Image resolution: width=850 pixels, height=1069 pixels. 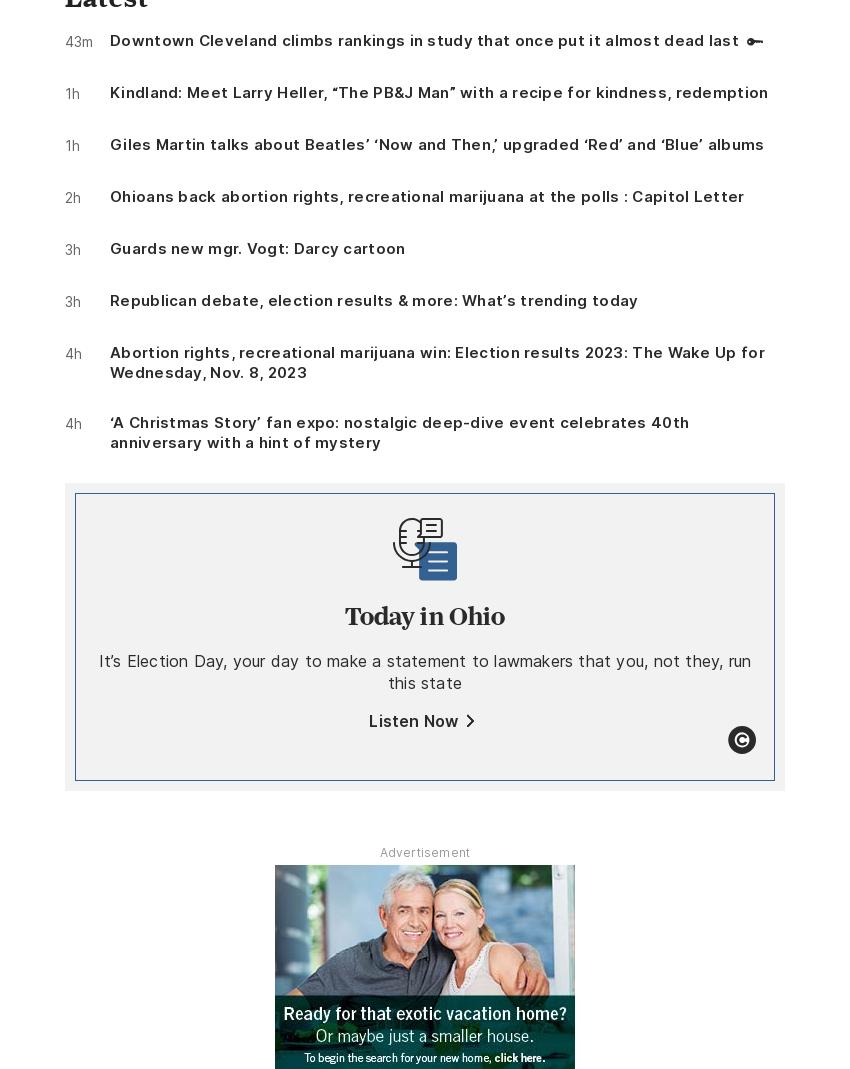 What do you see at coordinates (438, 90) in the screenshot?
I see `'Kindland: Meet Larry Heller, “The PB&J Man” with a recipe for kindness, redemption'` at bounding box center [438, 90].